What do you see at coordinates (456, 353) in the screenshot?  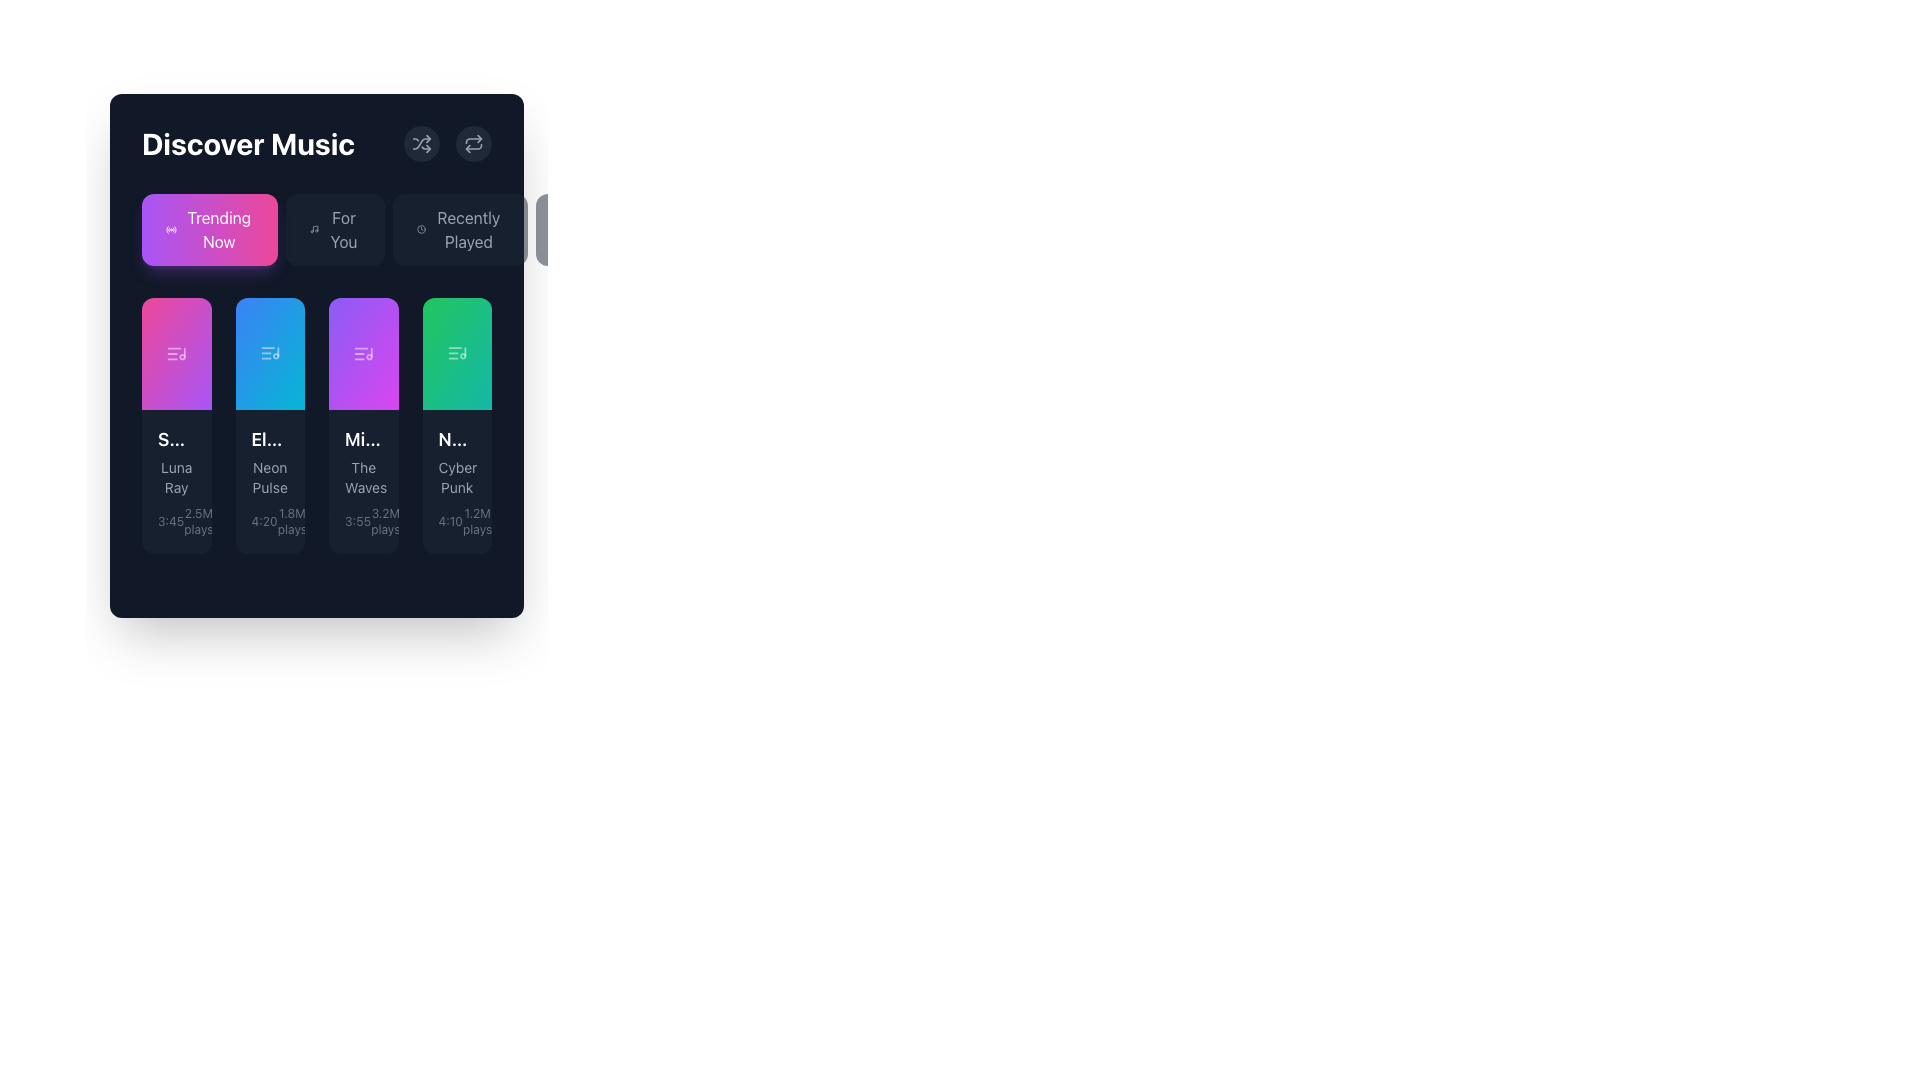 I see `the musical note icon on the green card labeled 'Cyber Punk', which is located in the fourth position of the row of music cards` at bounding box center [456, 353].